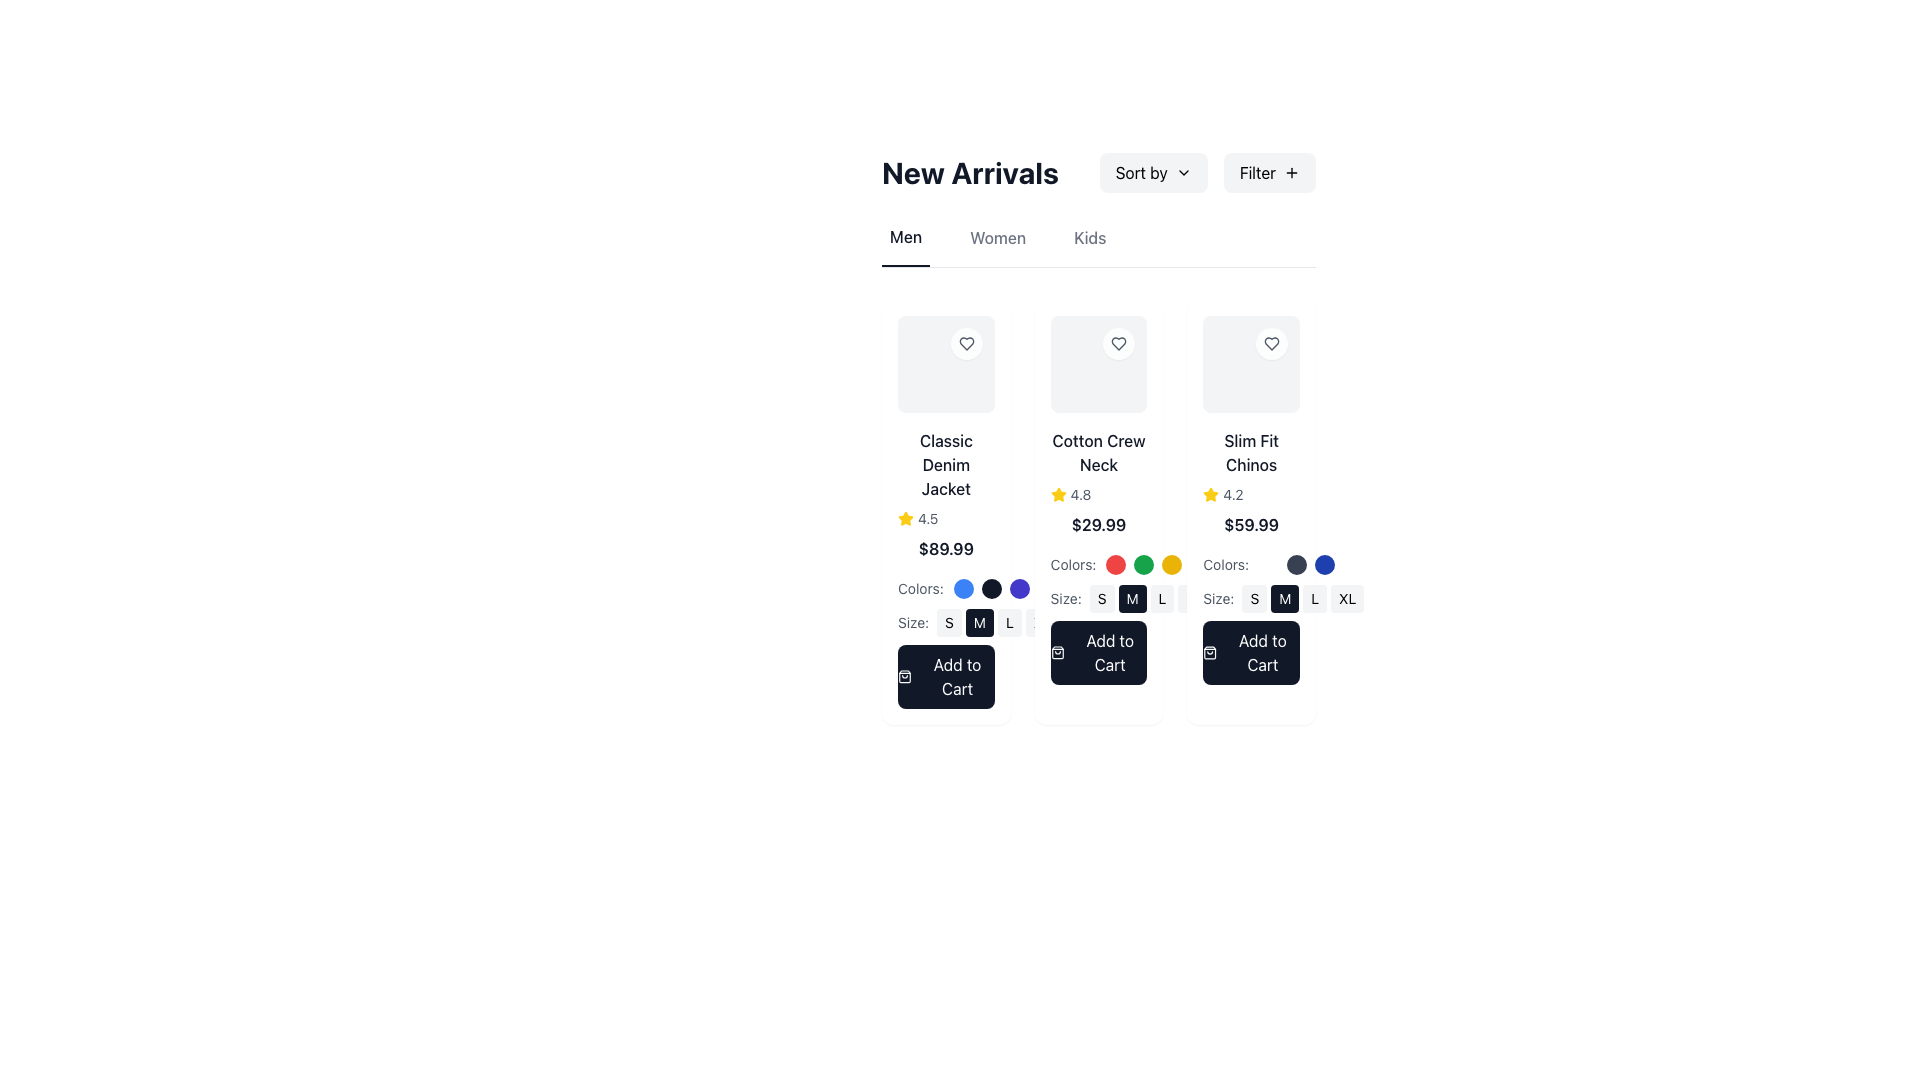  What do you see at coordinates (1098, 597) in the screenshot?
I see `the size selection button in the middle card of the product row, located below the price '$29.99' and above the 'Add to Cart' button` at bounding box center [1098, 597].